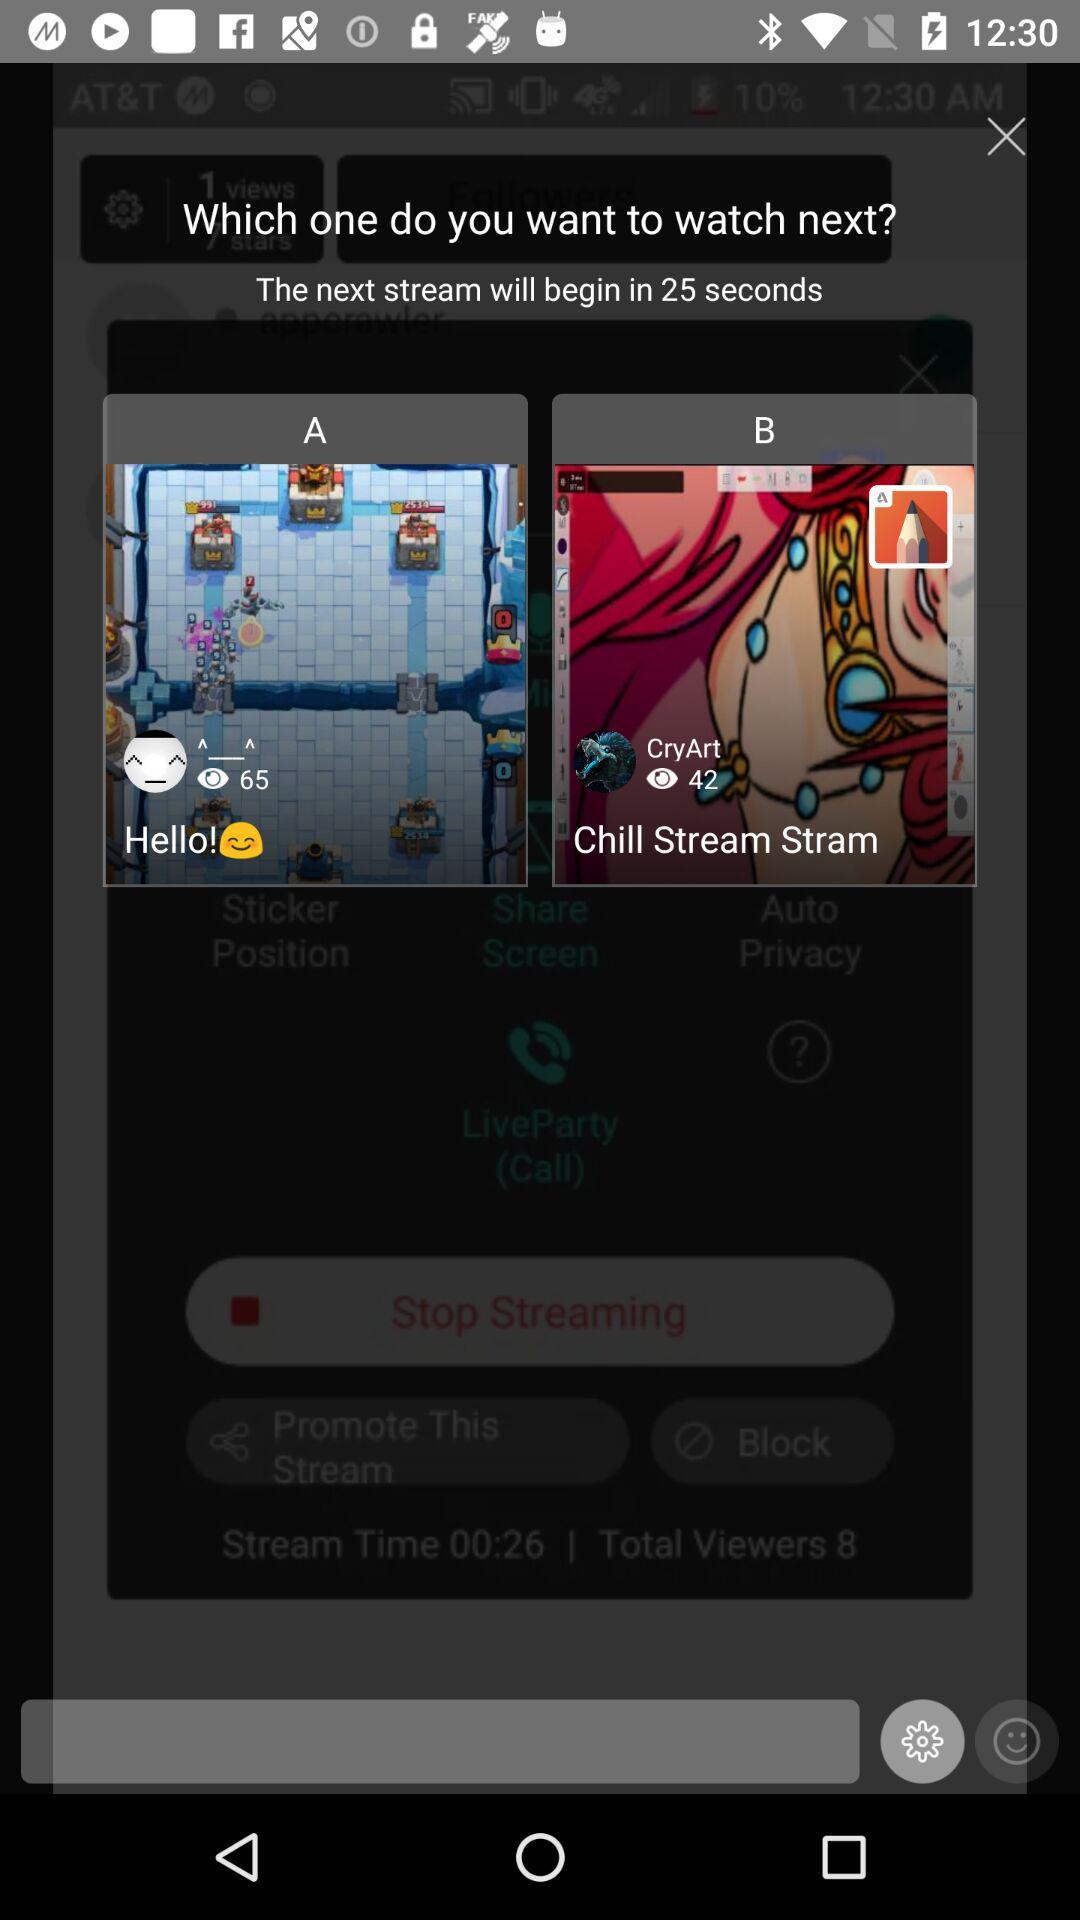 The image size is (1080, 1920). What do you see at coordinates (1006, 135) in the screenshot?
I see `the close icon` at bounding box center [1006, 135].